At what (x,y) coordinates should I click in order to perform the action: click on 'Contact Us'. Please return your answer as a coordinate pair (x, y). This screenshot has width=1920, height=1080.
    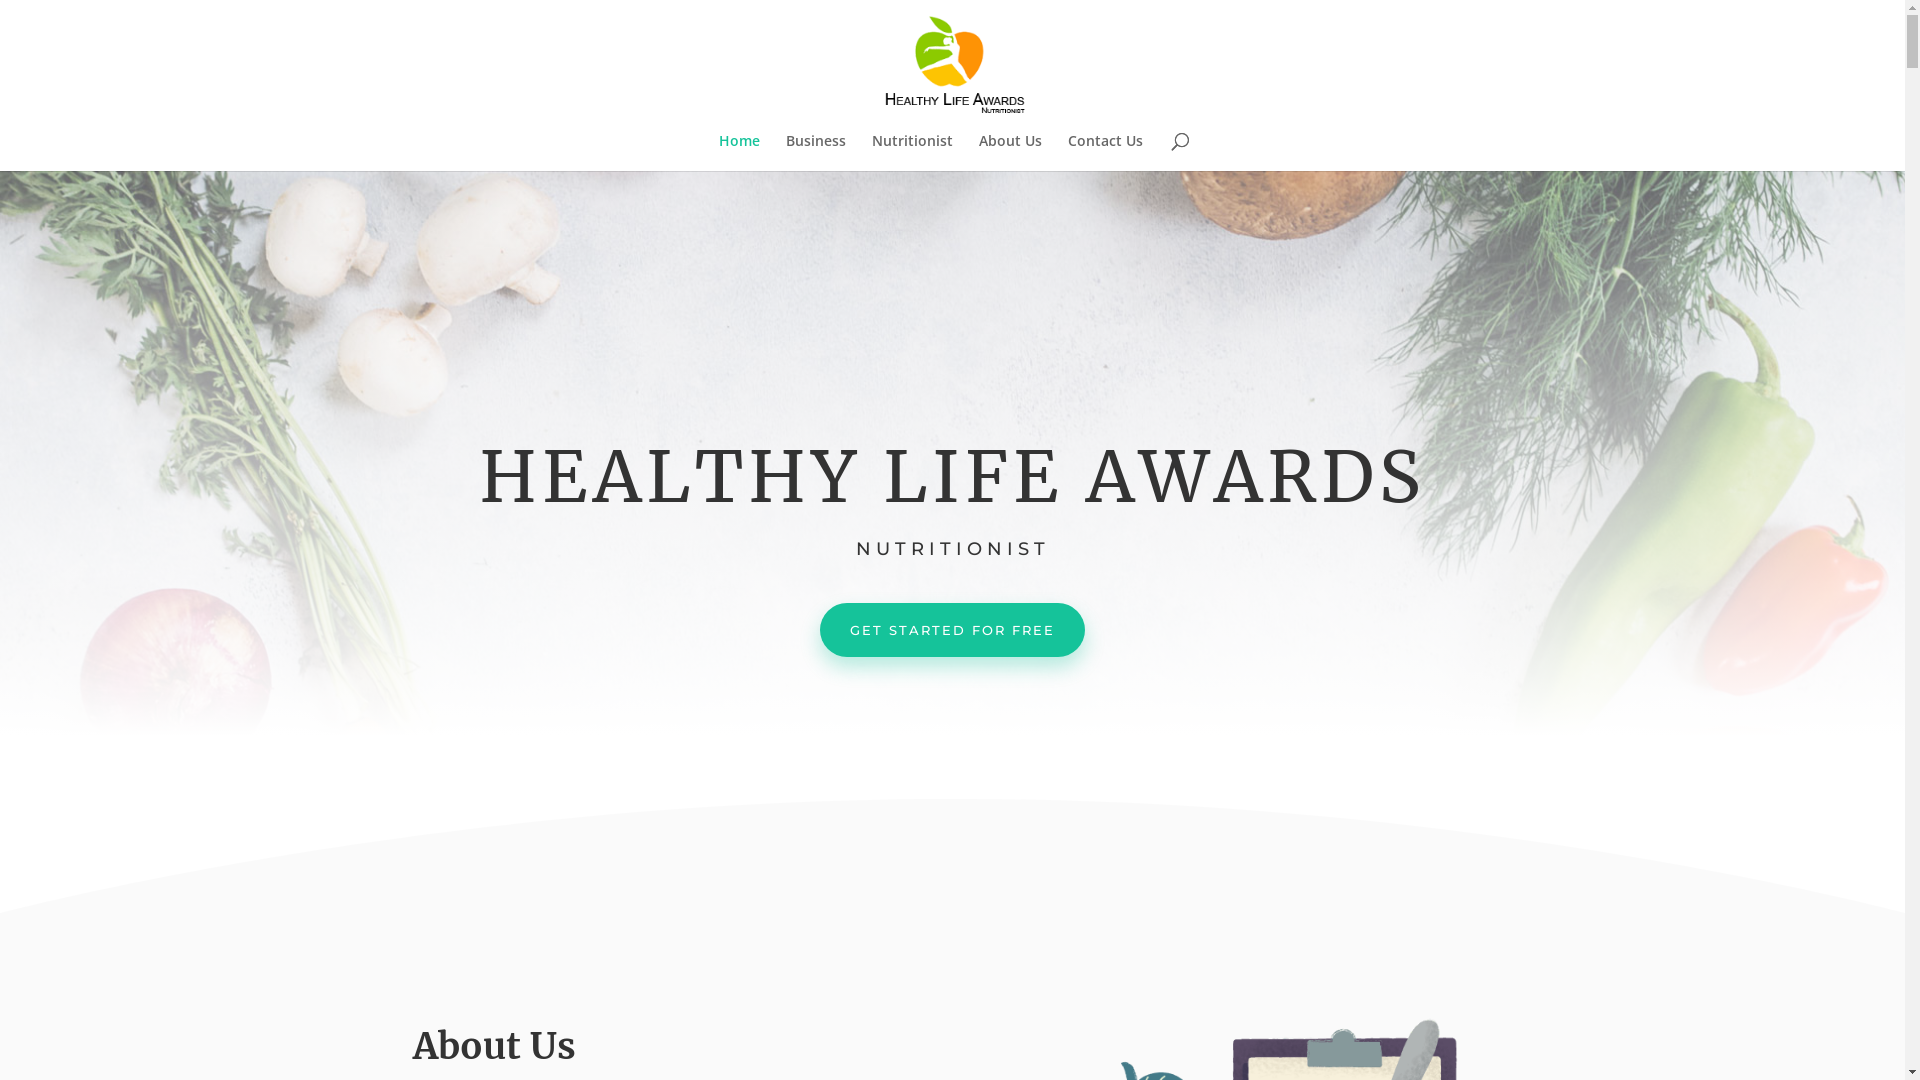
    Looking at the image, I should click on (1067, 151).